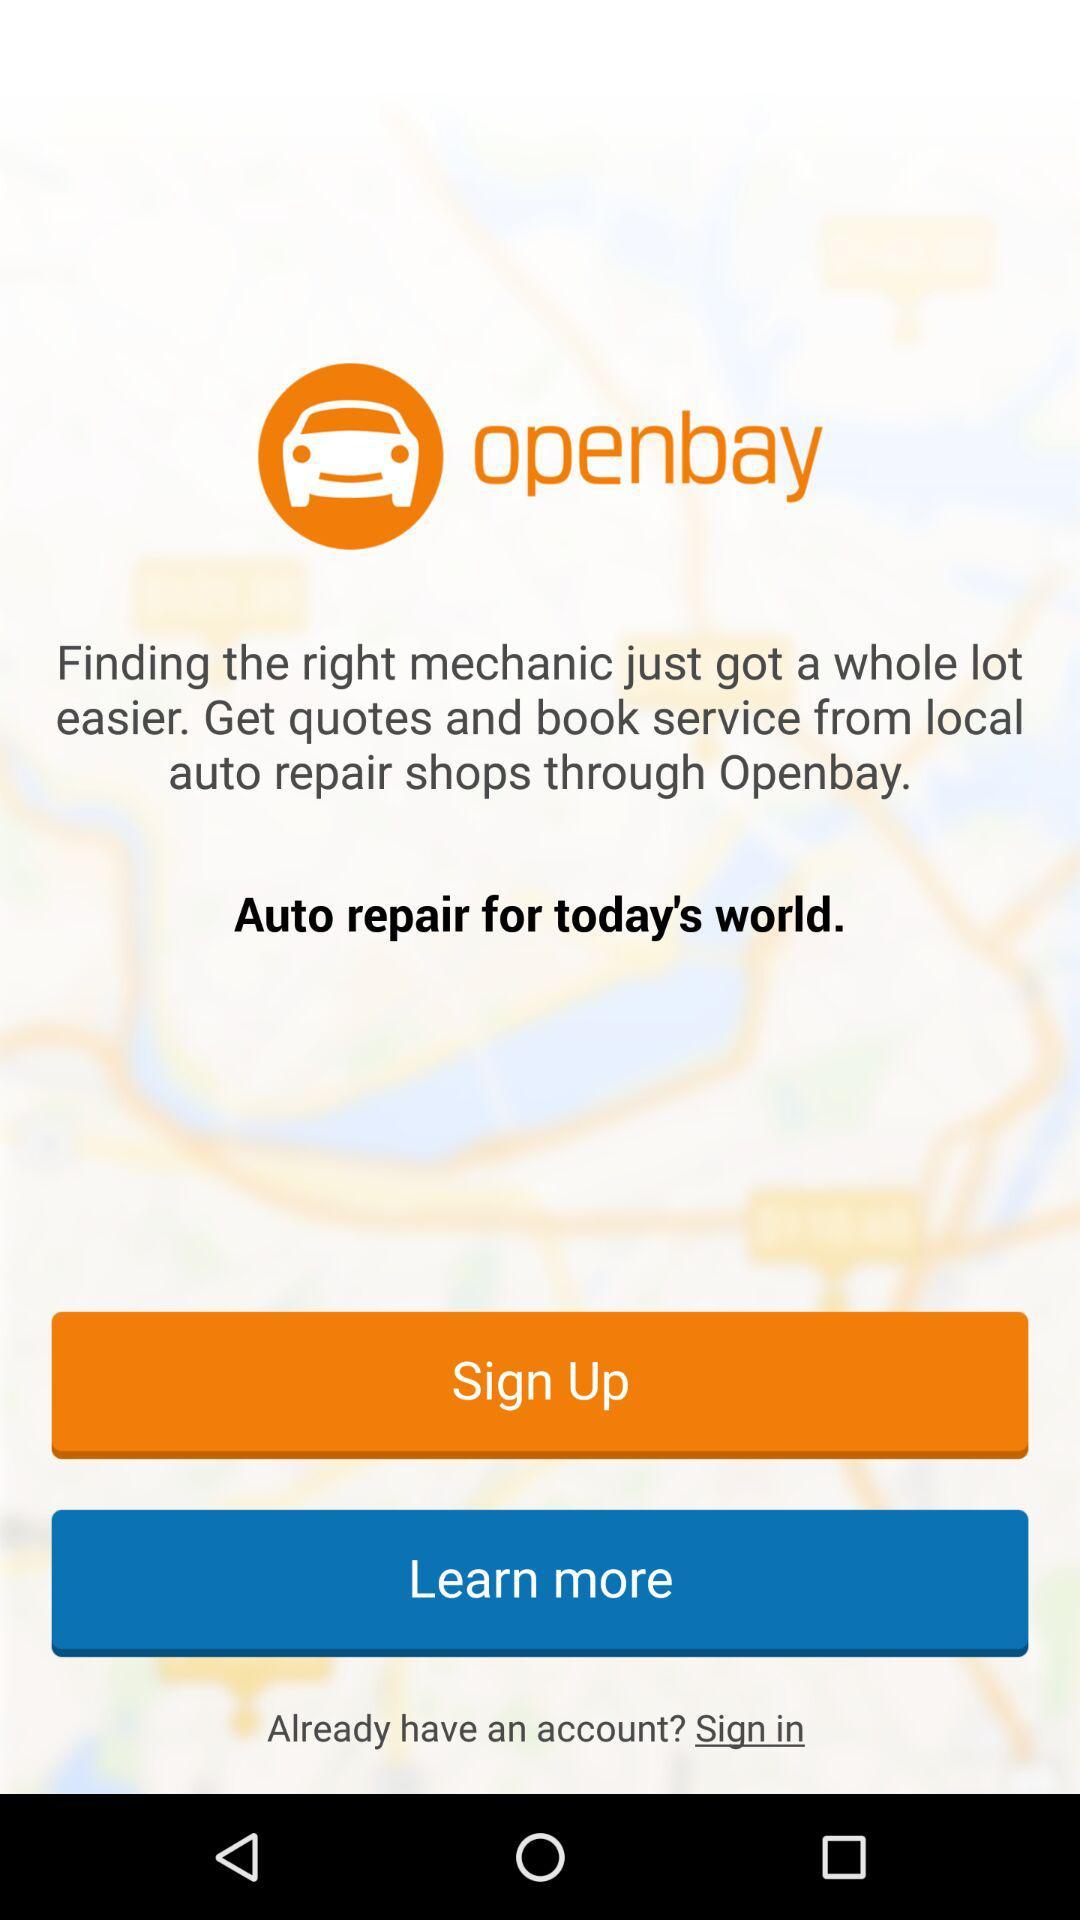 The image size is (1080, 1920). What do you see at coordinates (540, 1581) in the screenshot?
I see `icon above the already have an` at bounding box center [540, 1581].